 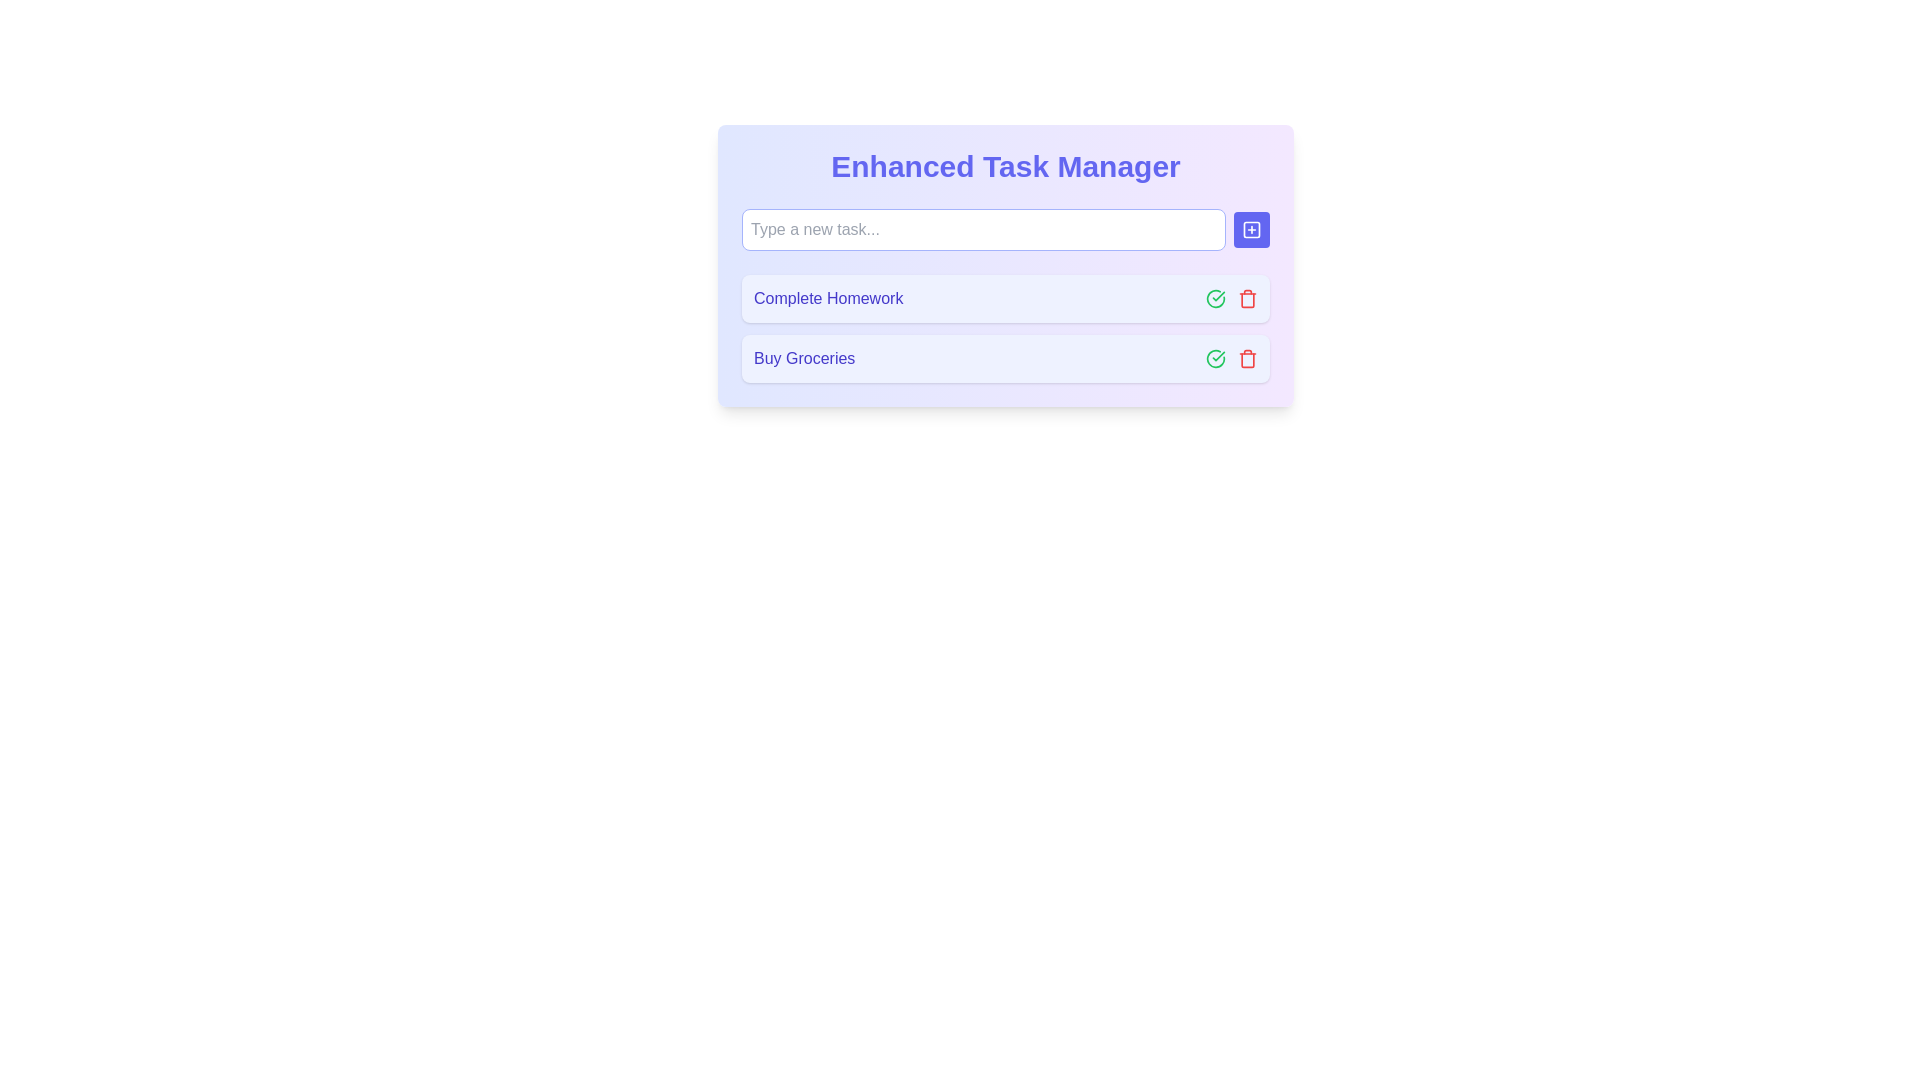 What do you see at coordinates (1214, 357) in the screenshot?
I see `the completion icon located in the second task row of the task manager interface, adjacent to the task description and near the red trash can icon` at bounding box center [1214, 357].